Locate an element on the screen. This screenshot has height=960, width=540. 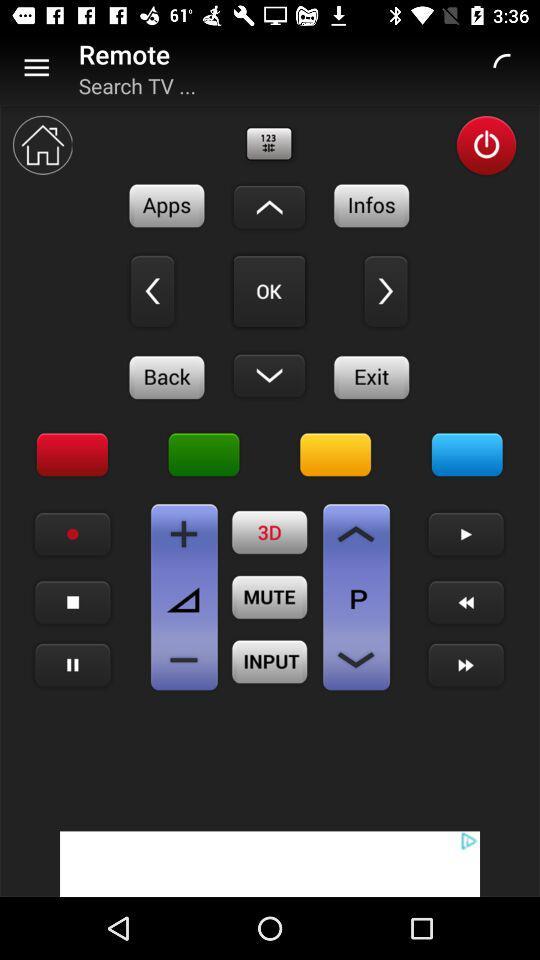
the add icon is located at coordinates (184, 533).